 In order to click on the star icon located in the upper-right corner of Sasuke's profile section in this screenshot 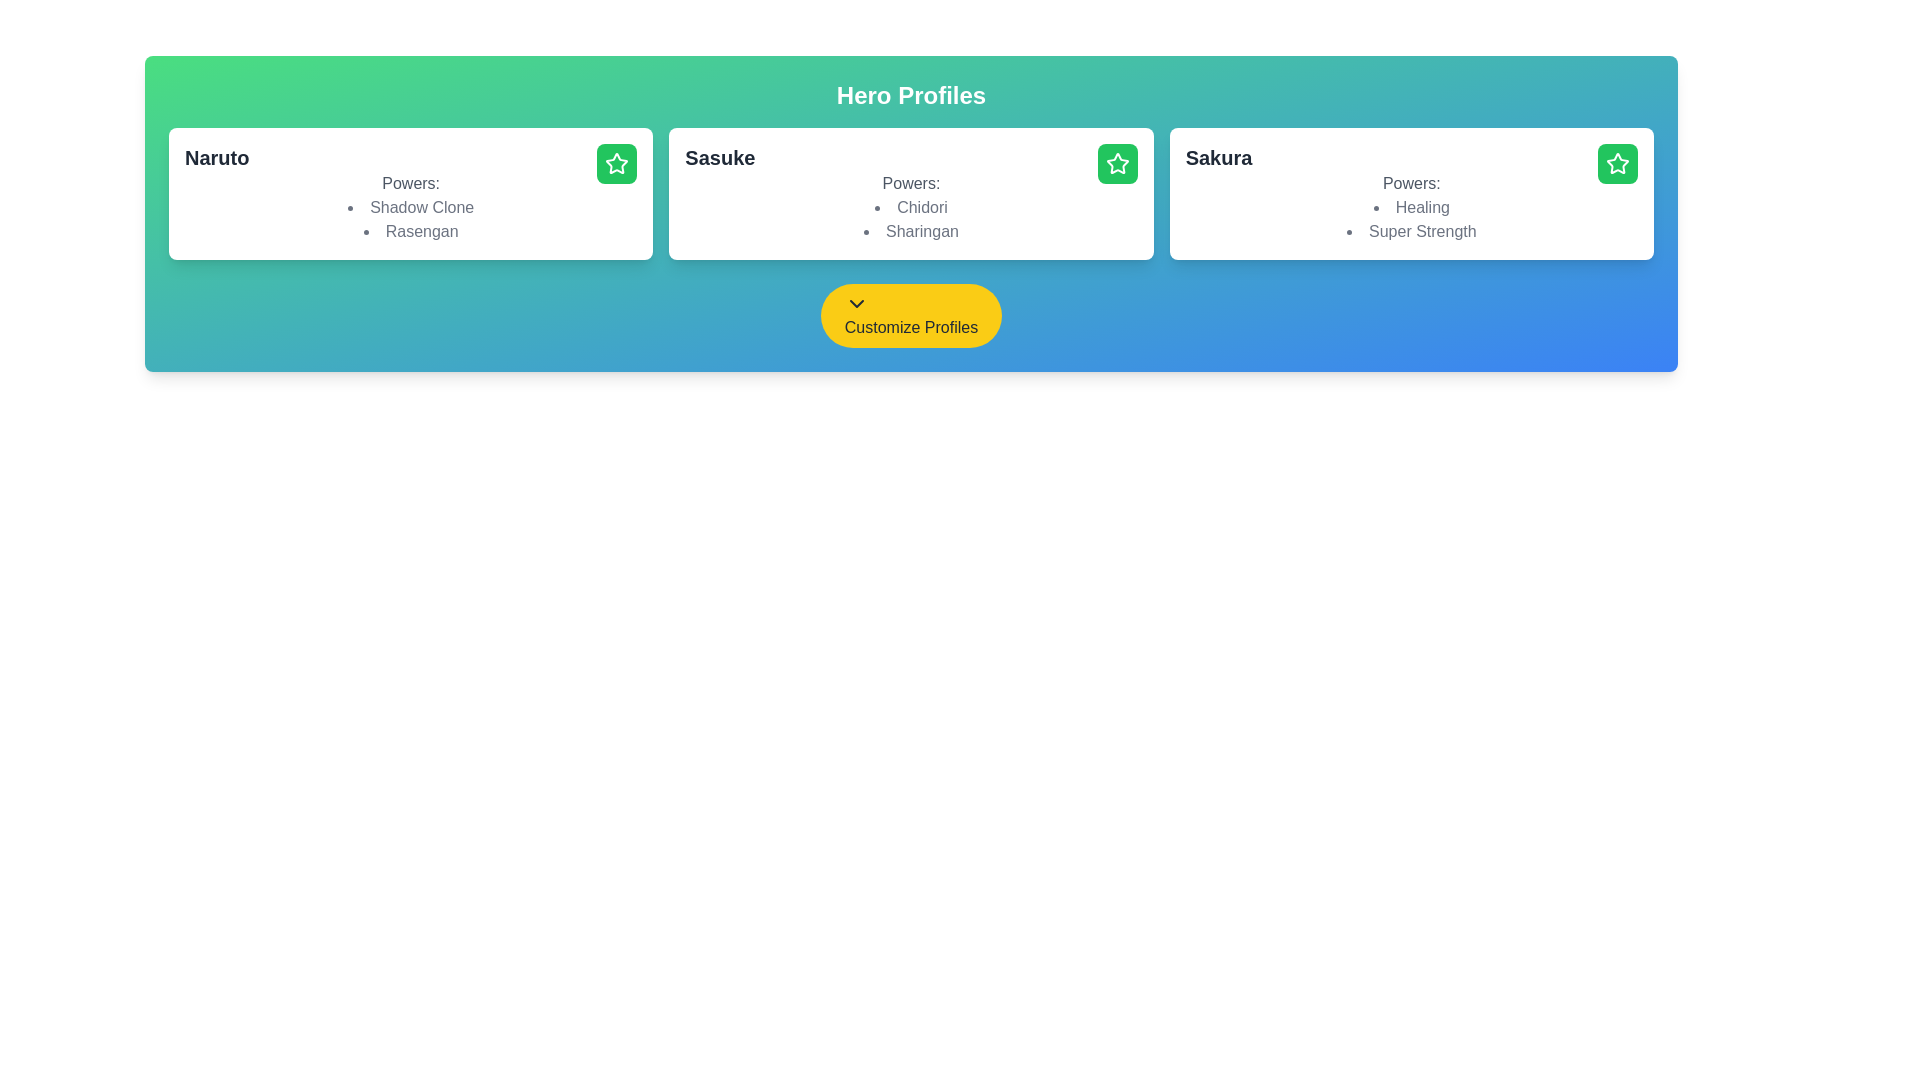, I will do `click(1116, 163)`.